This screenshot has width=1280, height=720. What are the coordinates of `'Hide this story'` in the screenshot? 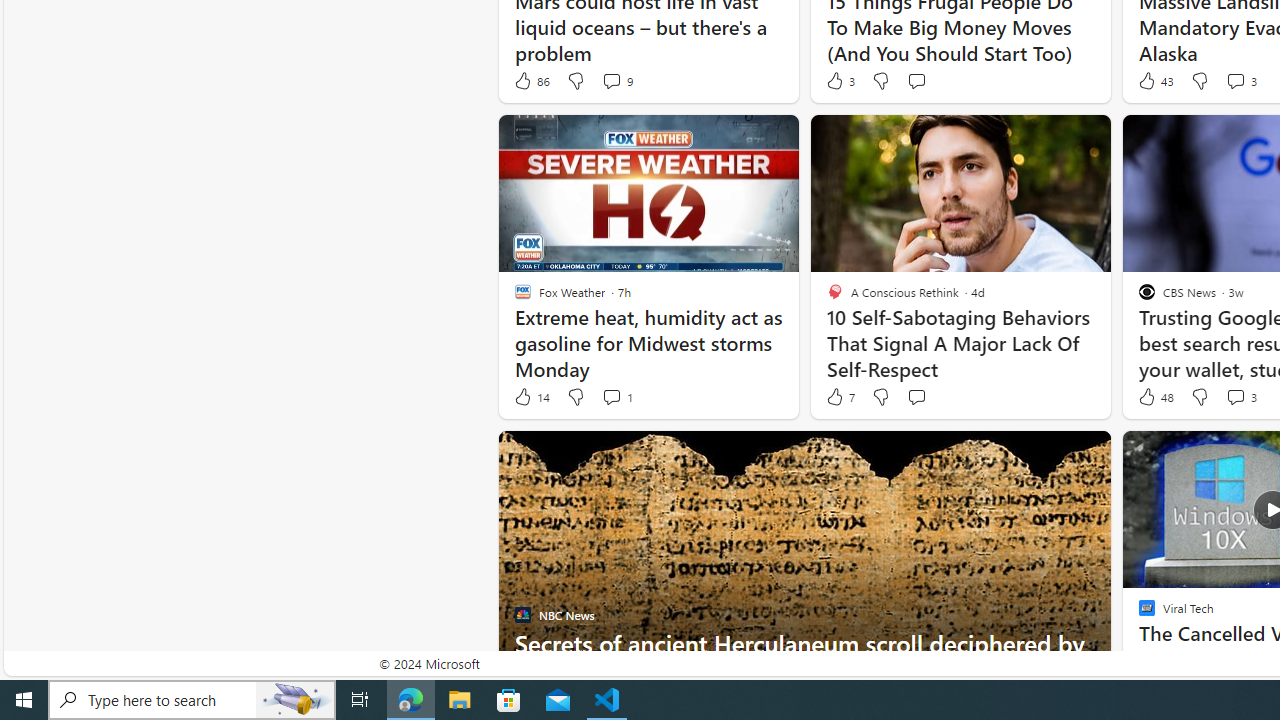 It's located at (1049, 455).